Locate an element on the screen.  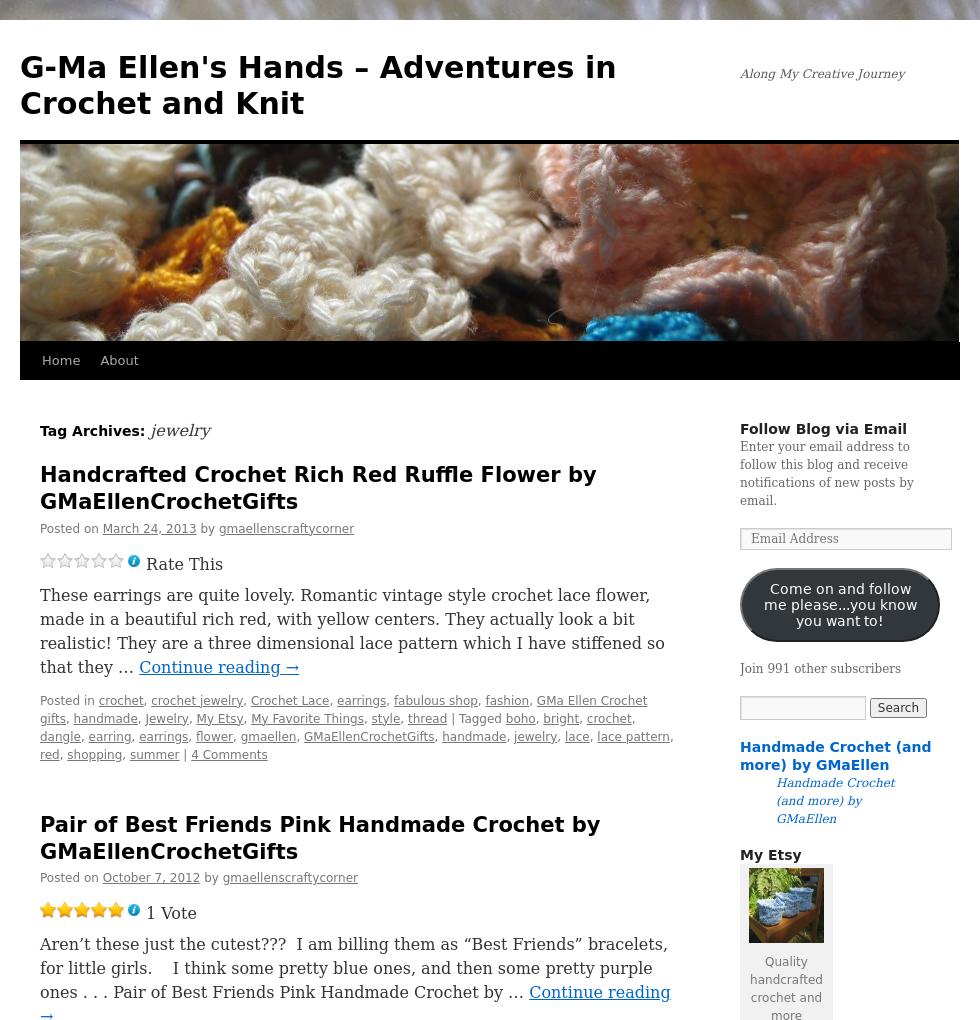
'Come on and follow me please...you know you want to!' is located at coordinates (839, 603).